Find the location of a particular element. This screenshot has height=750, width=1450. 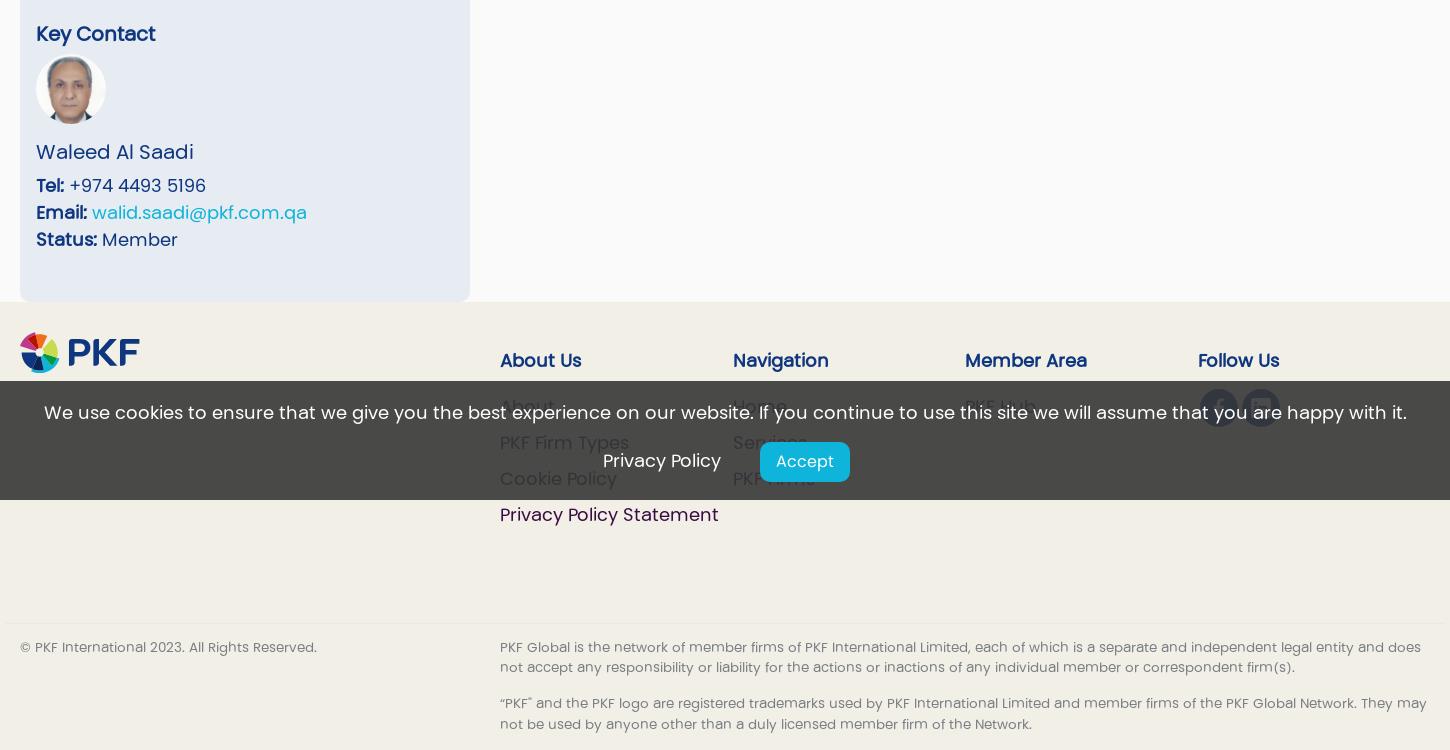

'+974 4493 5196' is located at coordinates (133, 185).